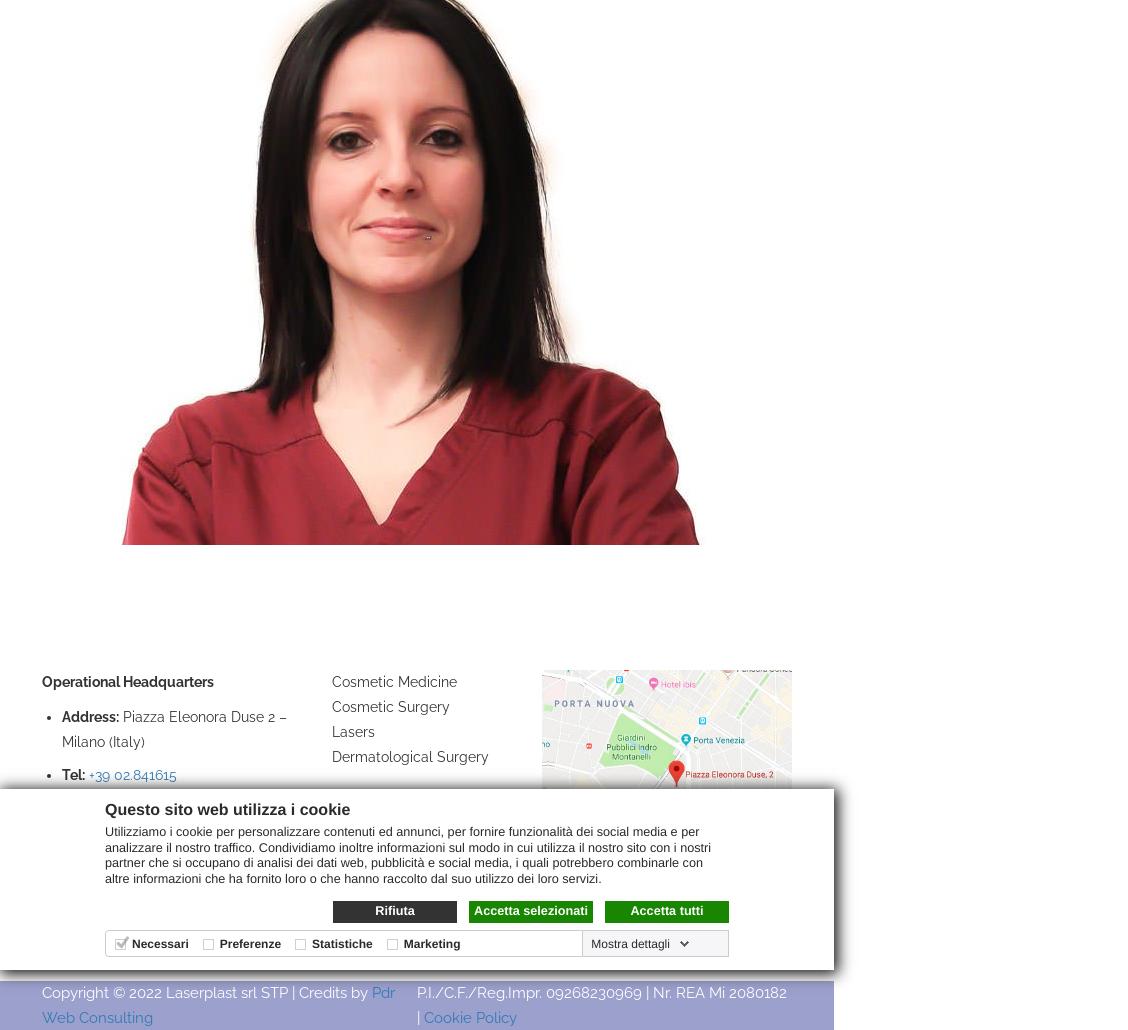 The height and width of the screenshot is (1030, 1128). Describe the element at coordinates (352, 730) in the screenshot. I see `'Lasers'` at that location.